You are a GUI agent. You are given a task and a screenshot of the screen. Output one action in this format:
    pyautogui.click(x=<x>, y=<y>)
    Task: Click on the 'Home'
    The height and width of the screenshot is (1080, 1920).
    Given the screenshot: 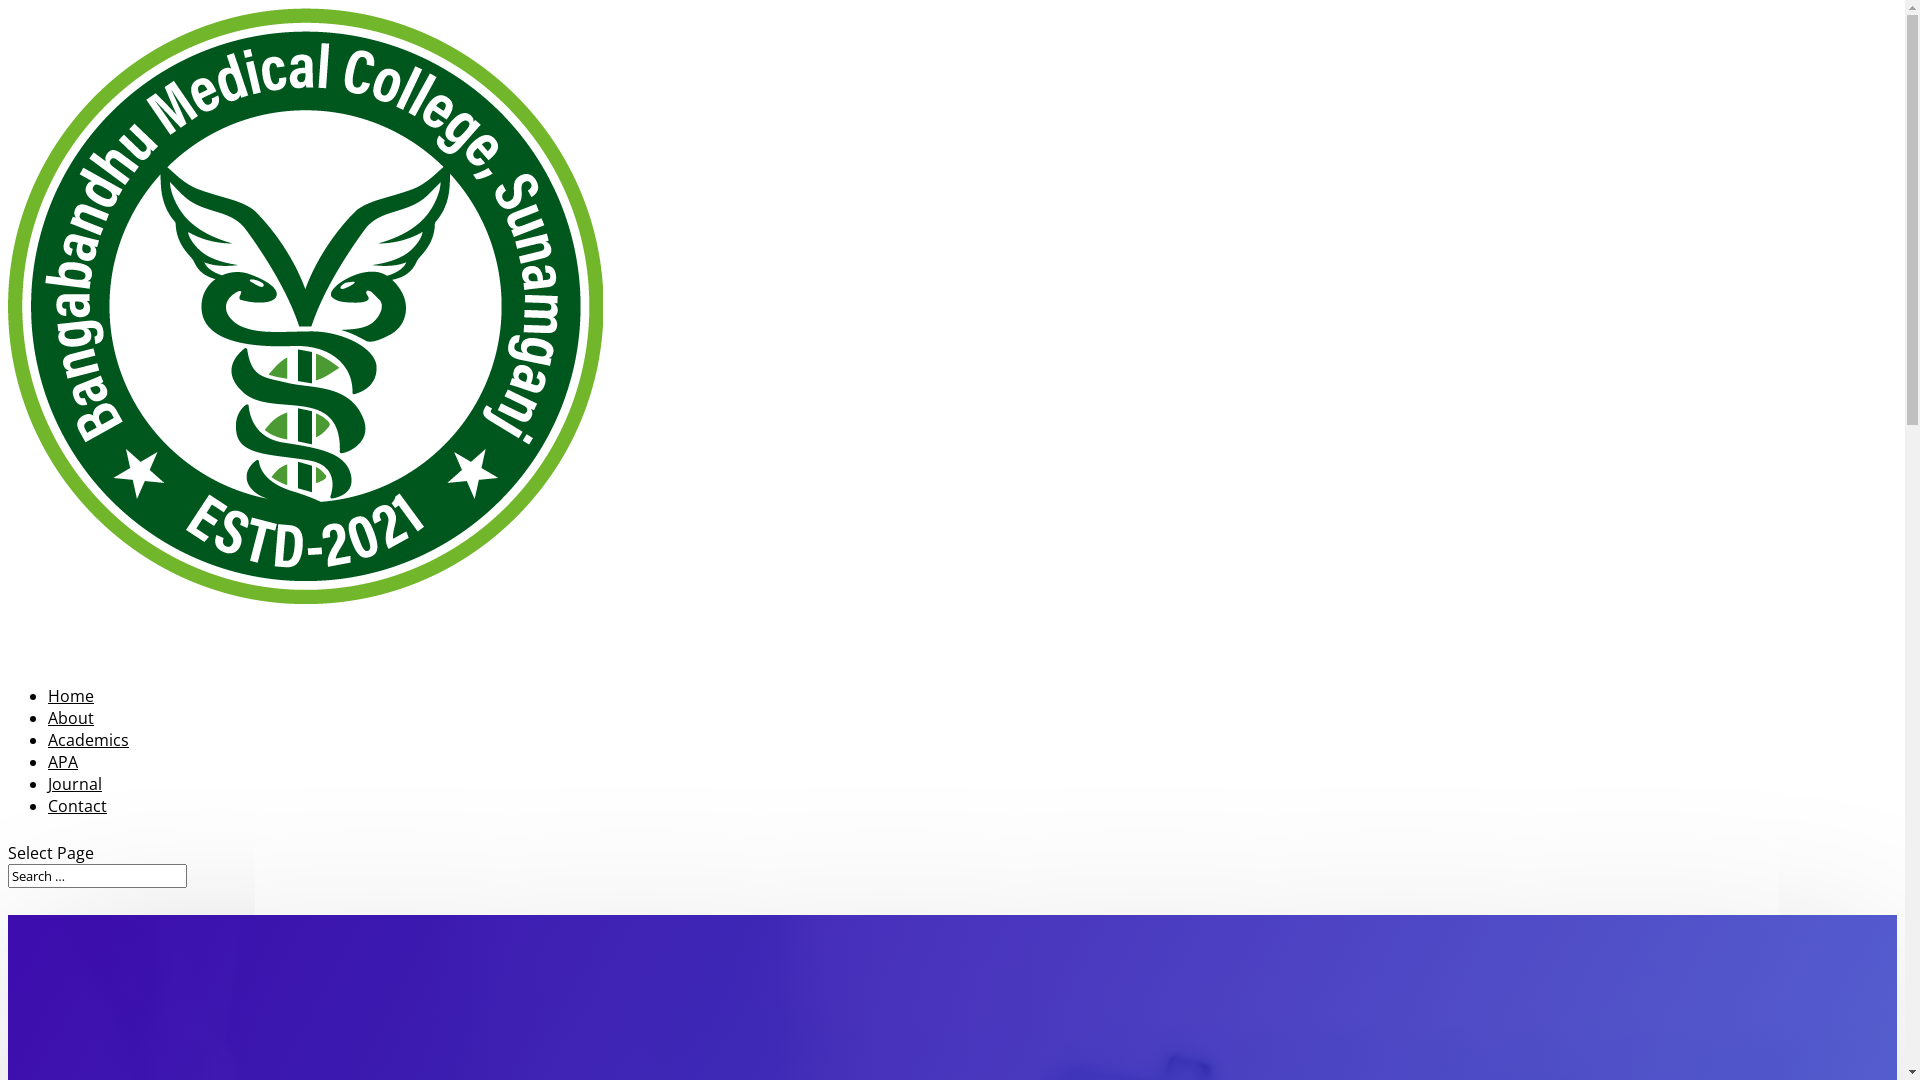 What is the action you would take?
    pyautogui.click(x=71, y=725)
    